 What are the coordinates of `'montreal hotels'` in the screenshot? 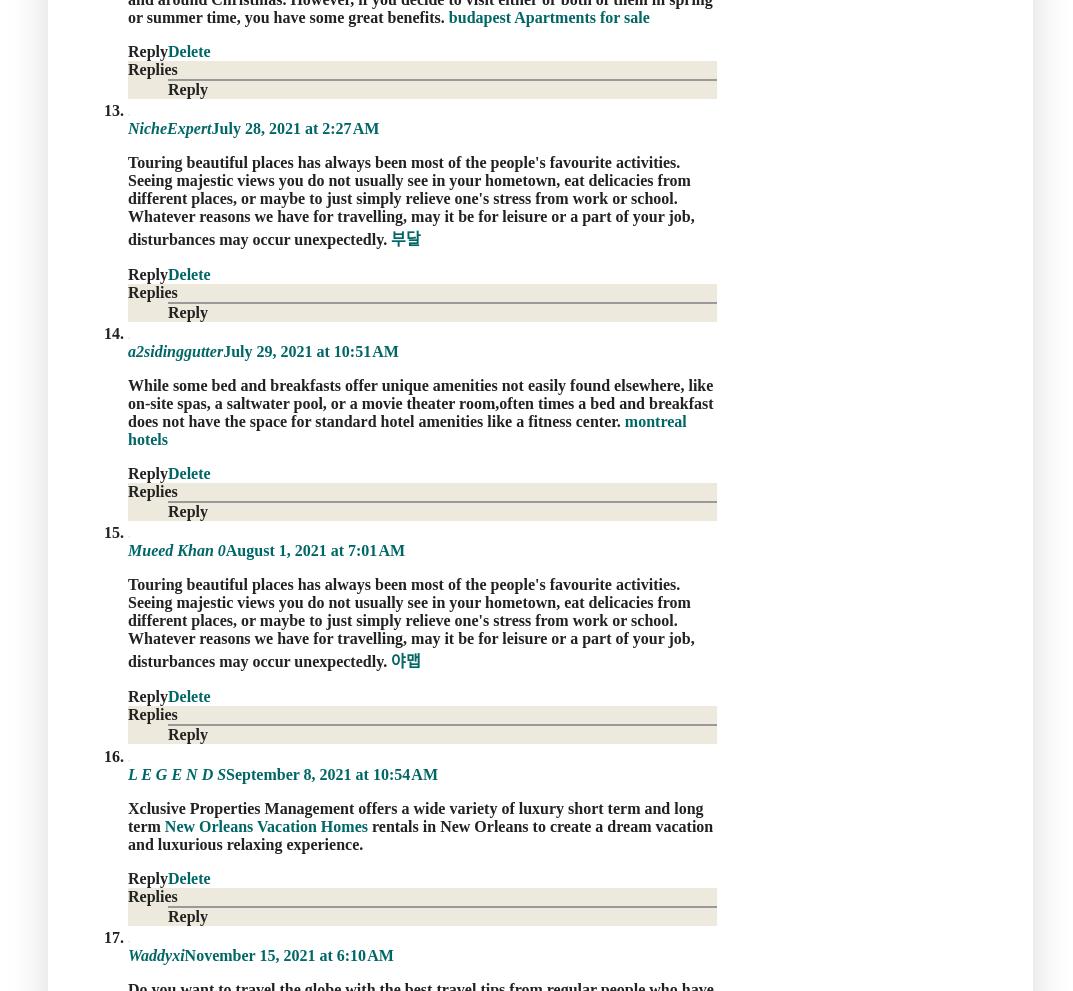 It's located at (127, 430).